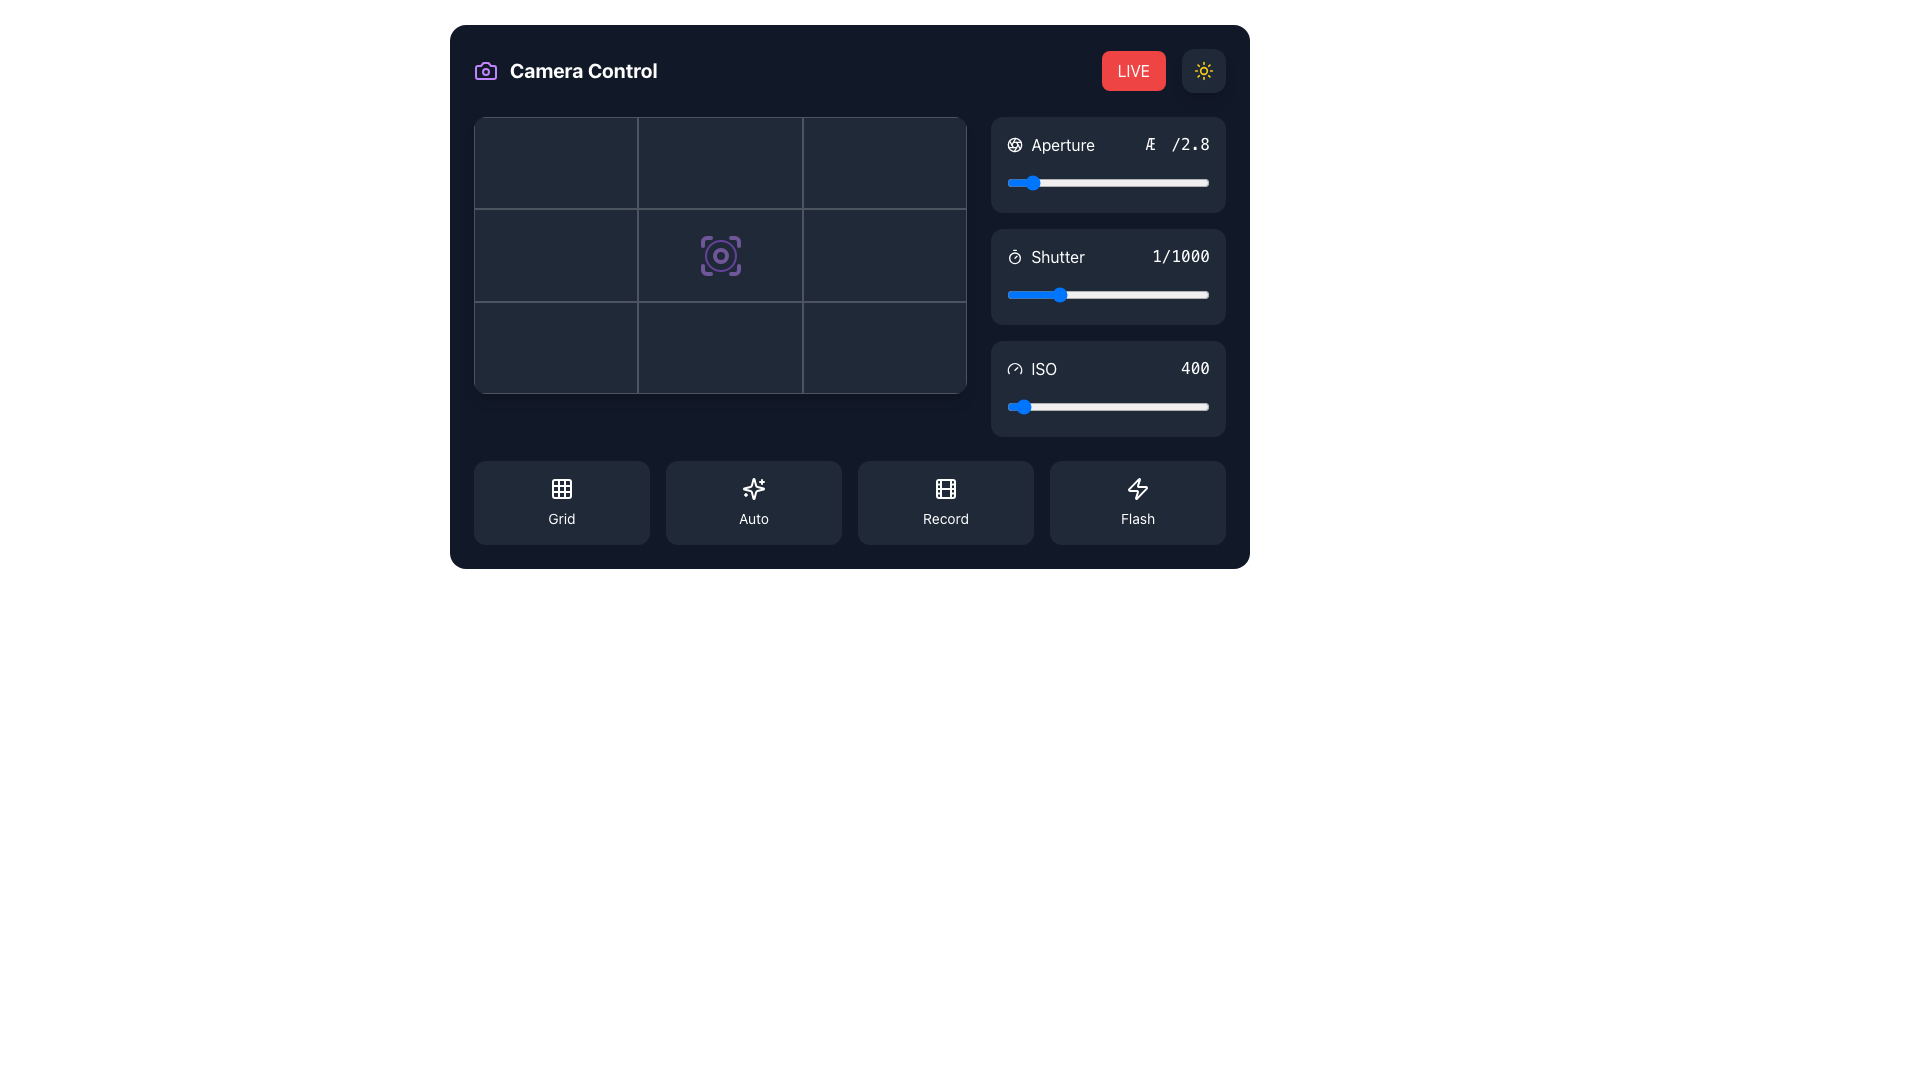 This screenshot has width=1920, height=1080. I want to click on the aperture, so click(1042, 182).